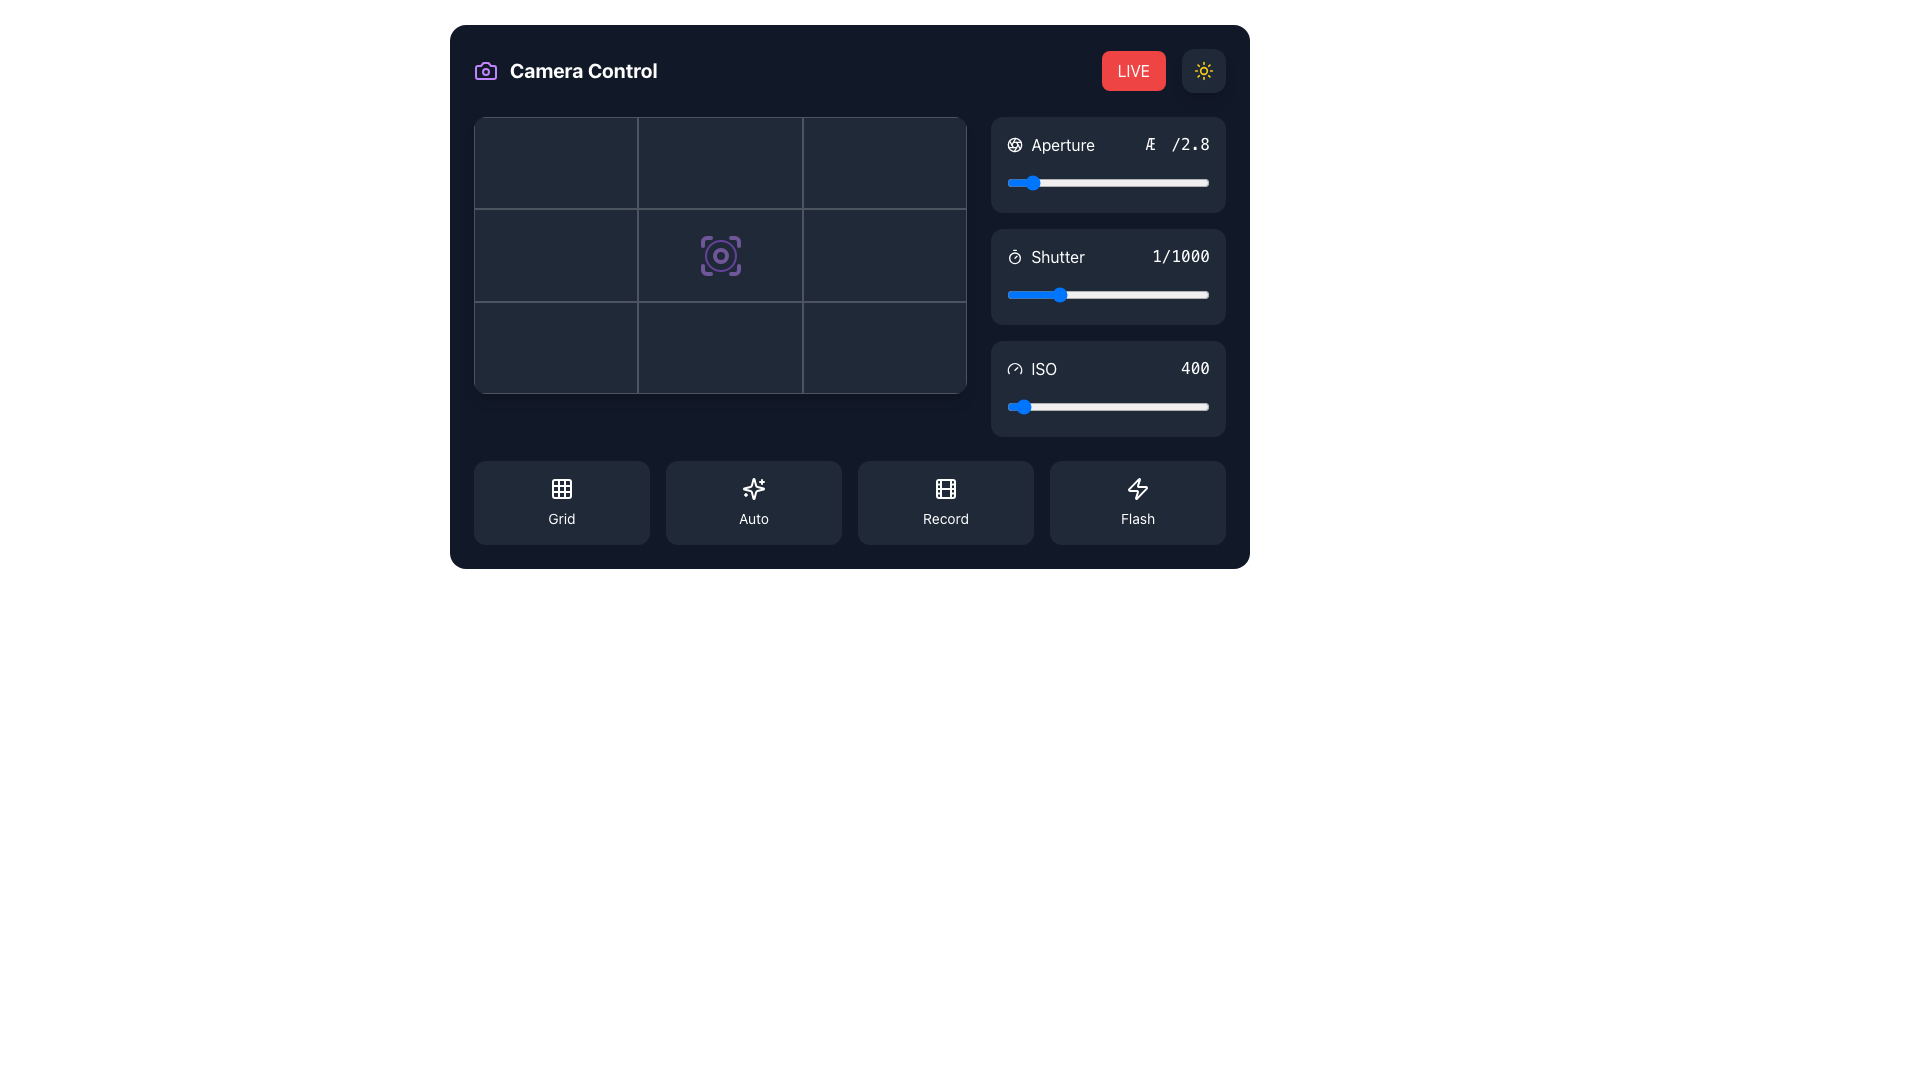 This screenshot has width=1920, height=1080. I want to click on the aperture, so click(1042, 182).